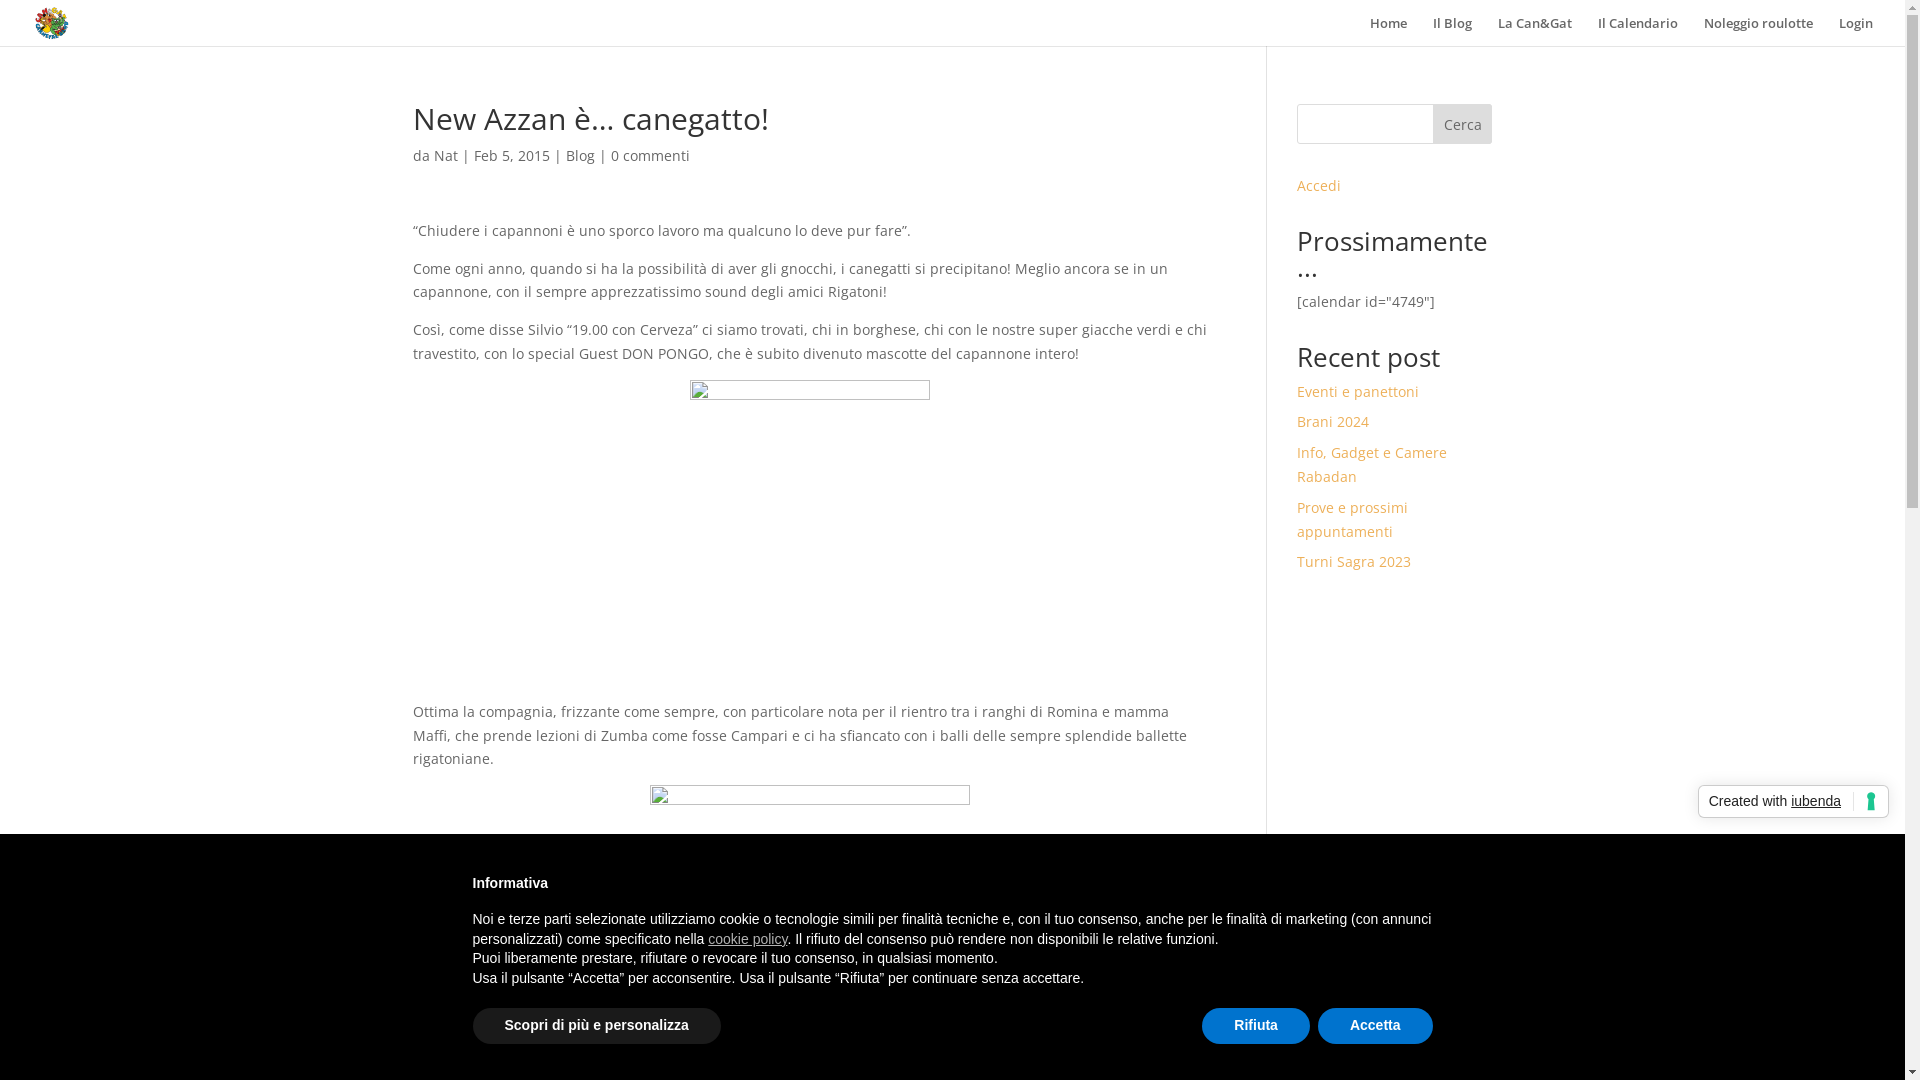  I want to click on 'Turni Sagra 2023', so click(1353, 561).